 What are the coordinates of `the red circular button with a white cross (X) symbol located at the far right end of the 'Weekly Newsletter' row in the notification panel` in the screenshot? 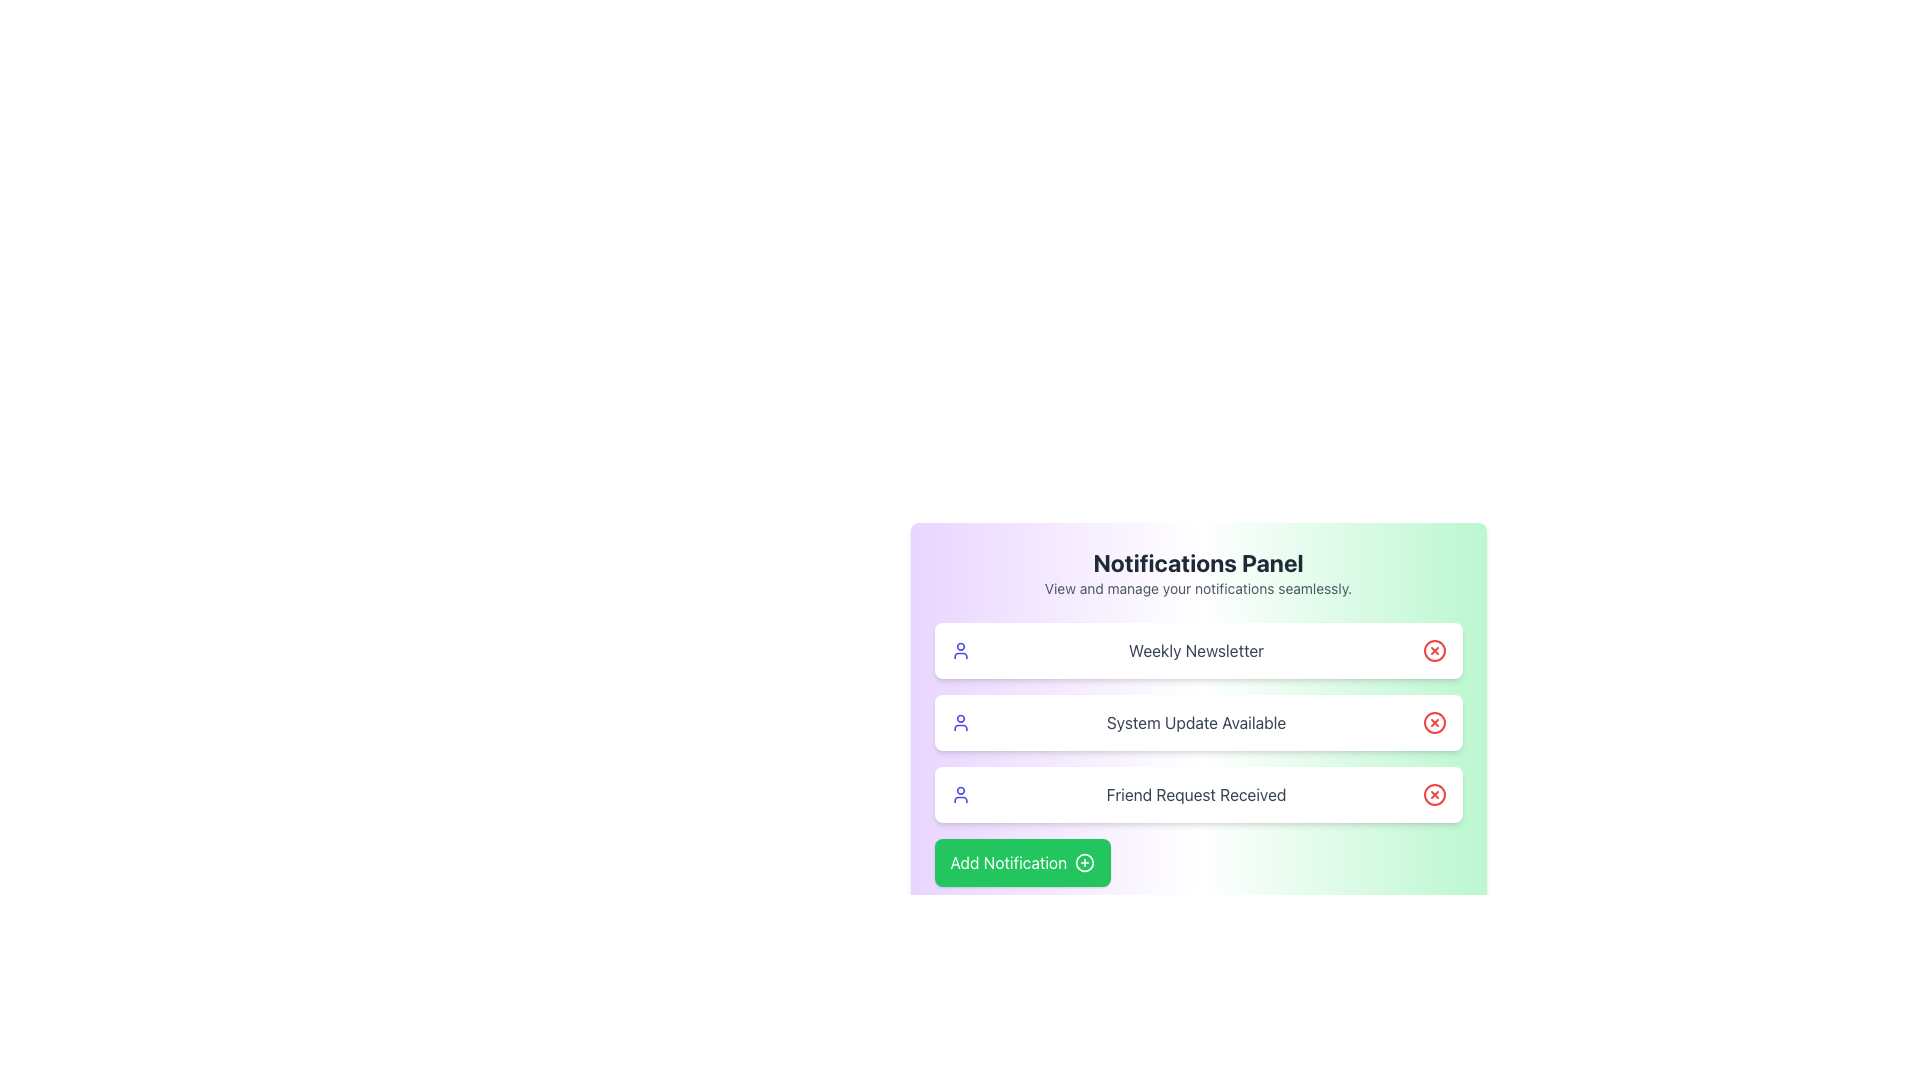 It's located at (1433, 651).